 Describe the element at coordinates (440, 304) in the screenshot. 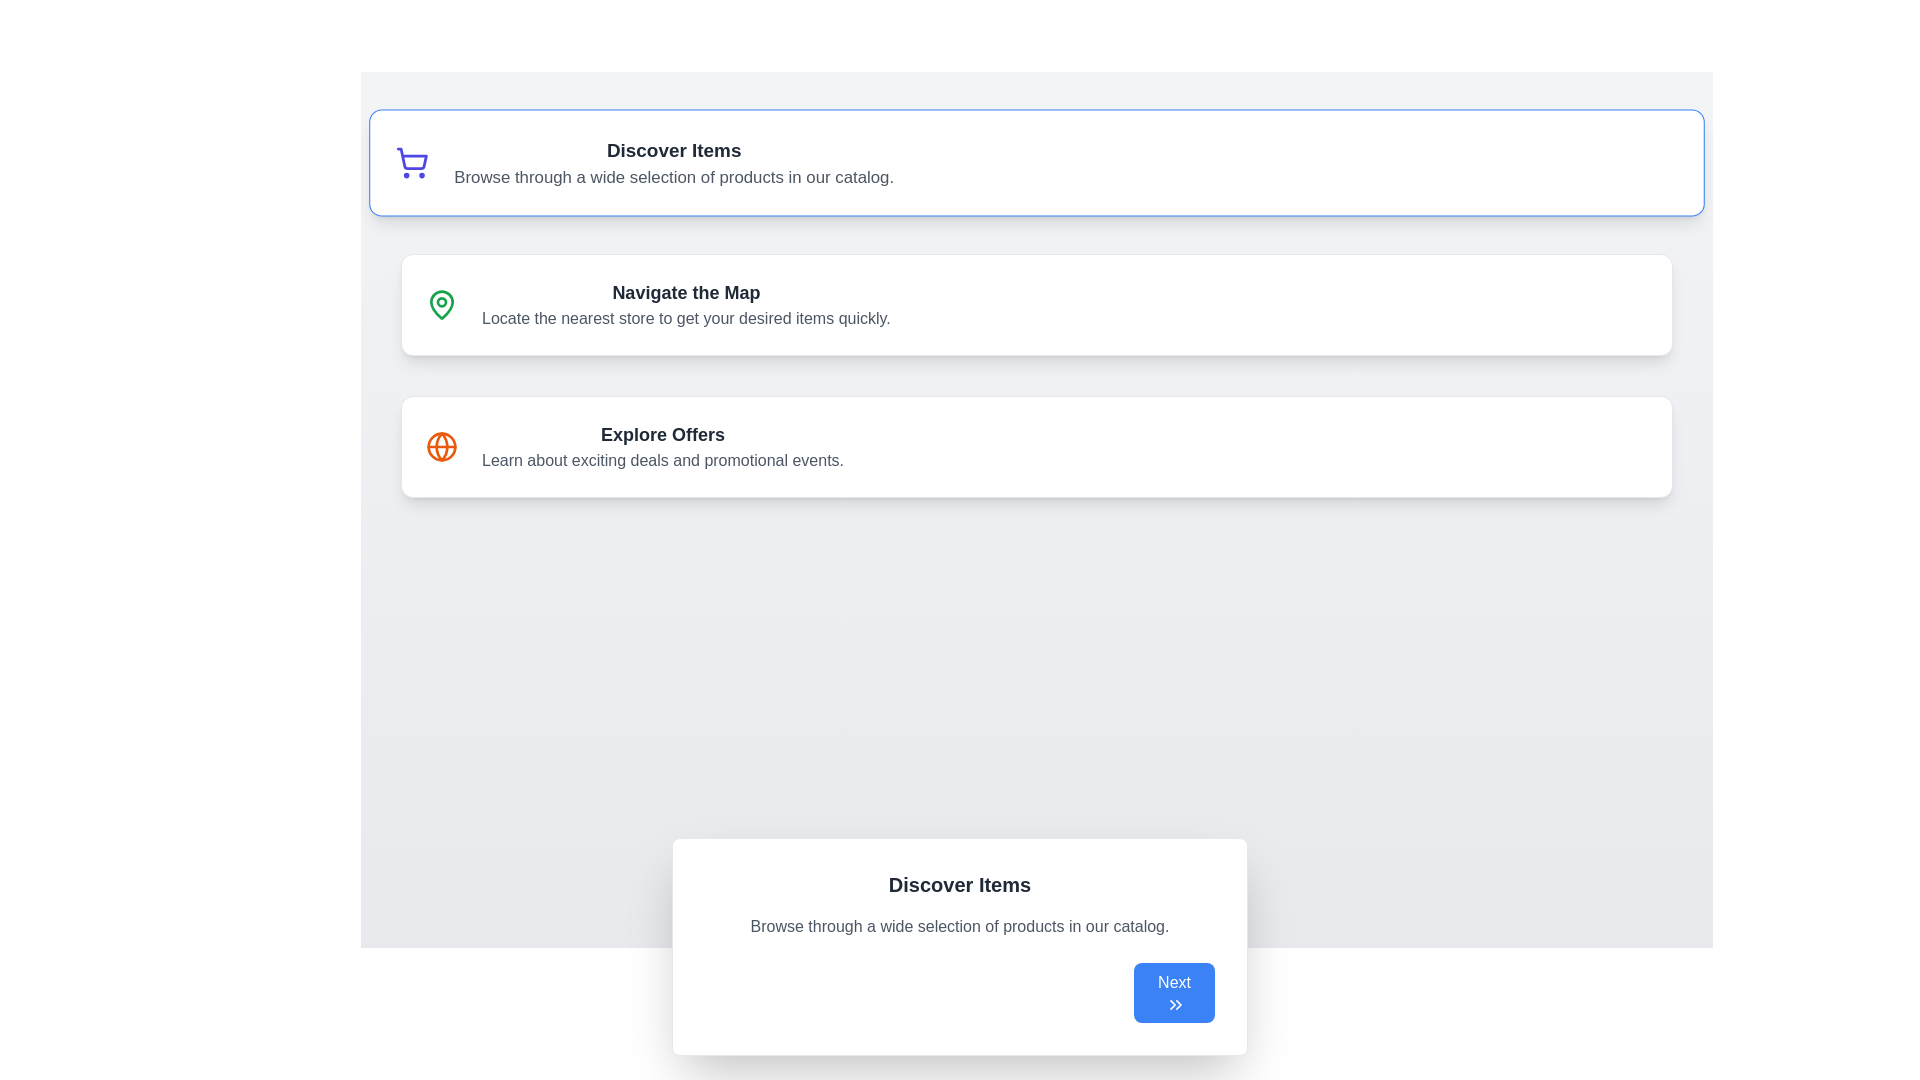

I see `the map pin icon with a green outer border located in the 'Navigate the Map' menu option` at that location.